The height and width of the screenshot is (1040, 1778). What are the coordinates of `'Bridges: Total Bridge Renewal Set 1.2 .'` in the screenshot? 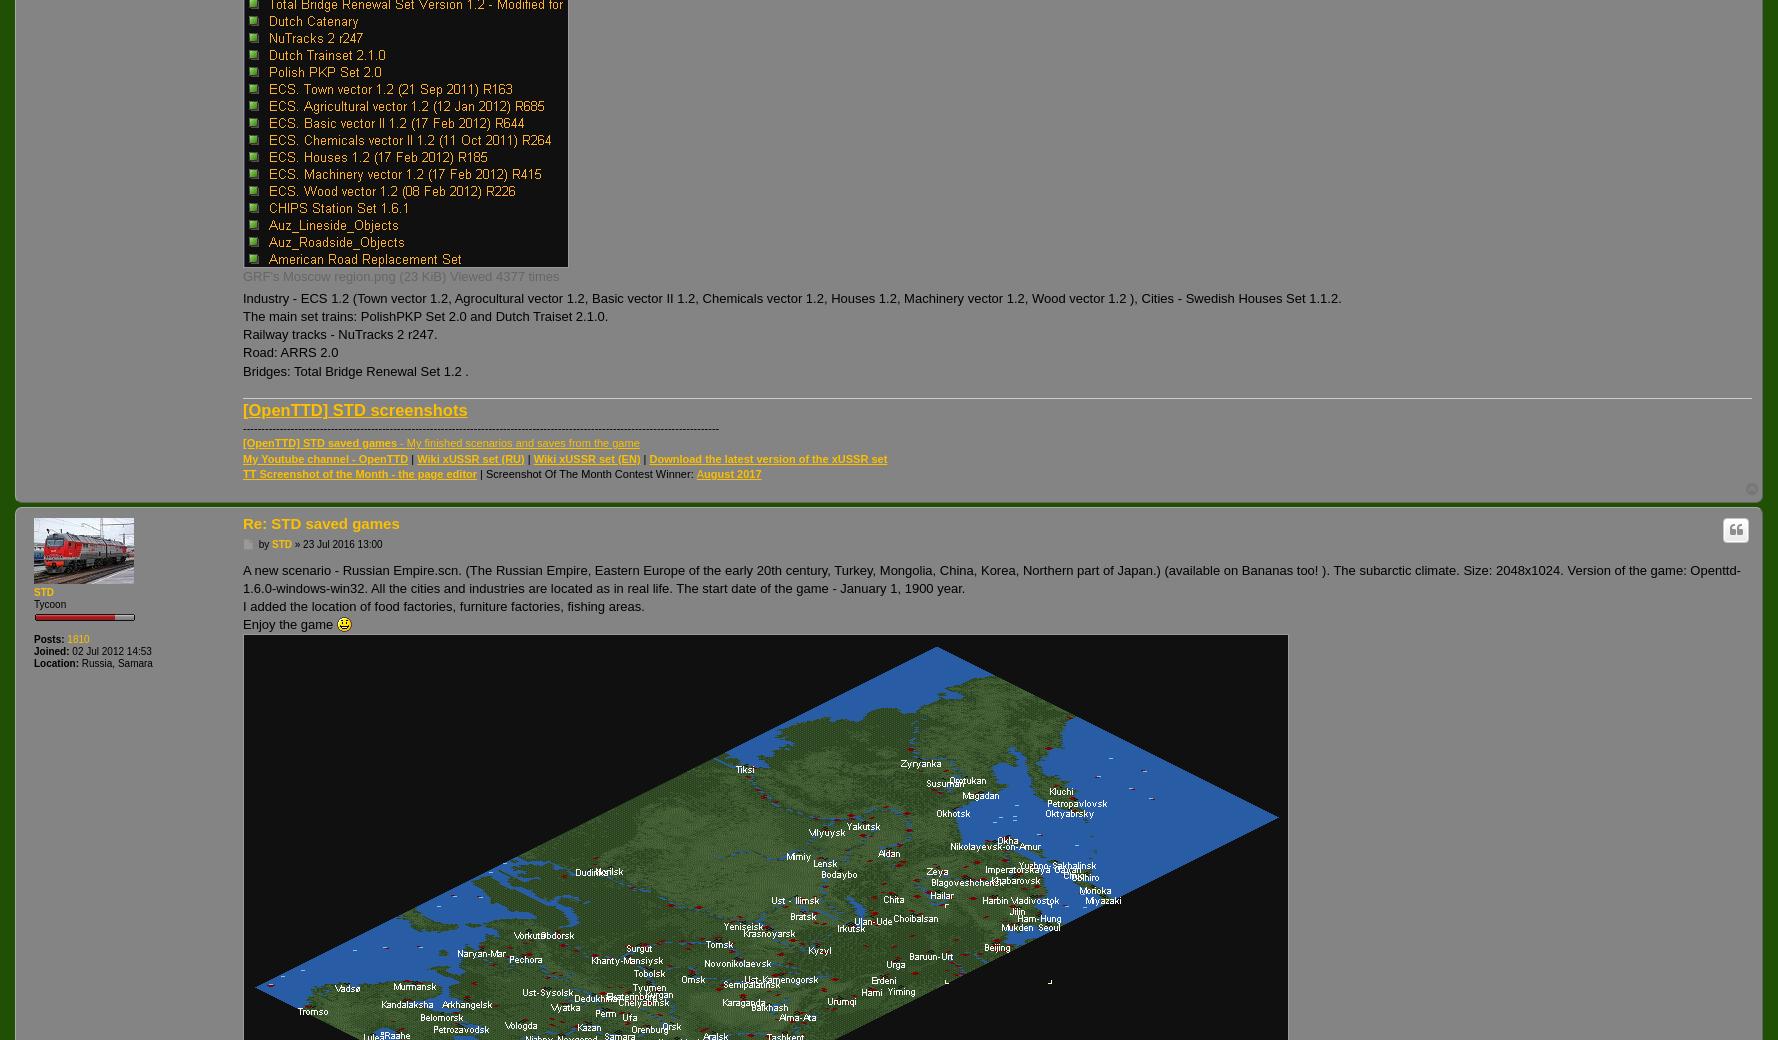 It's located at (354, 369).